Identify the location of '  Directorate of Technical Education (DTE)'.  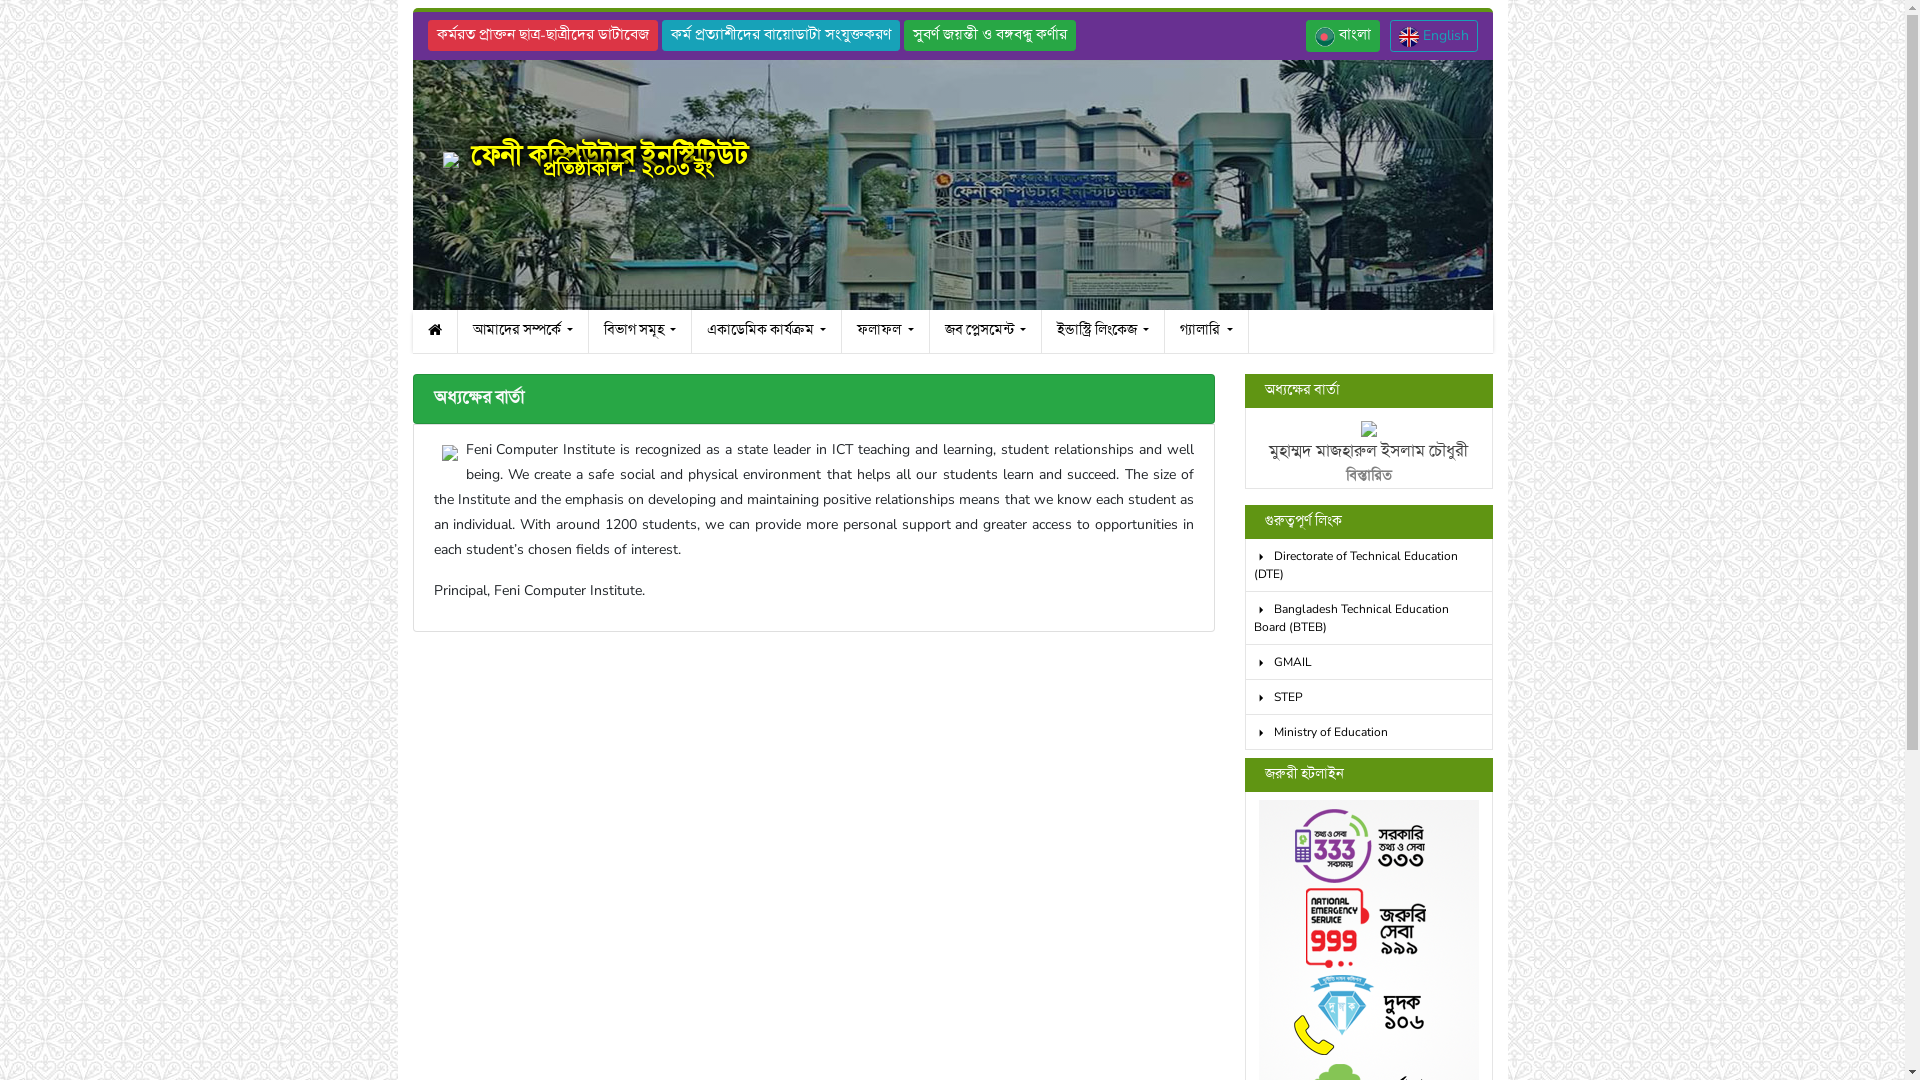
(1243, 565).